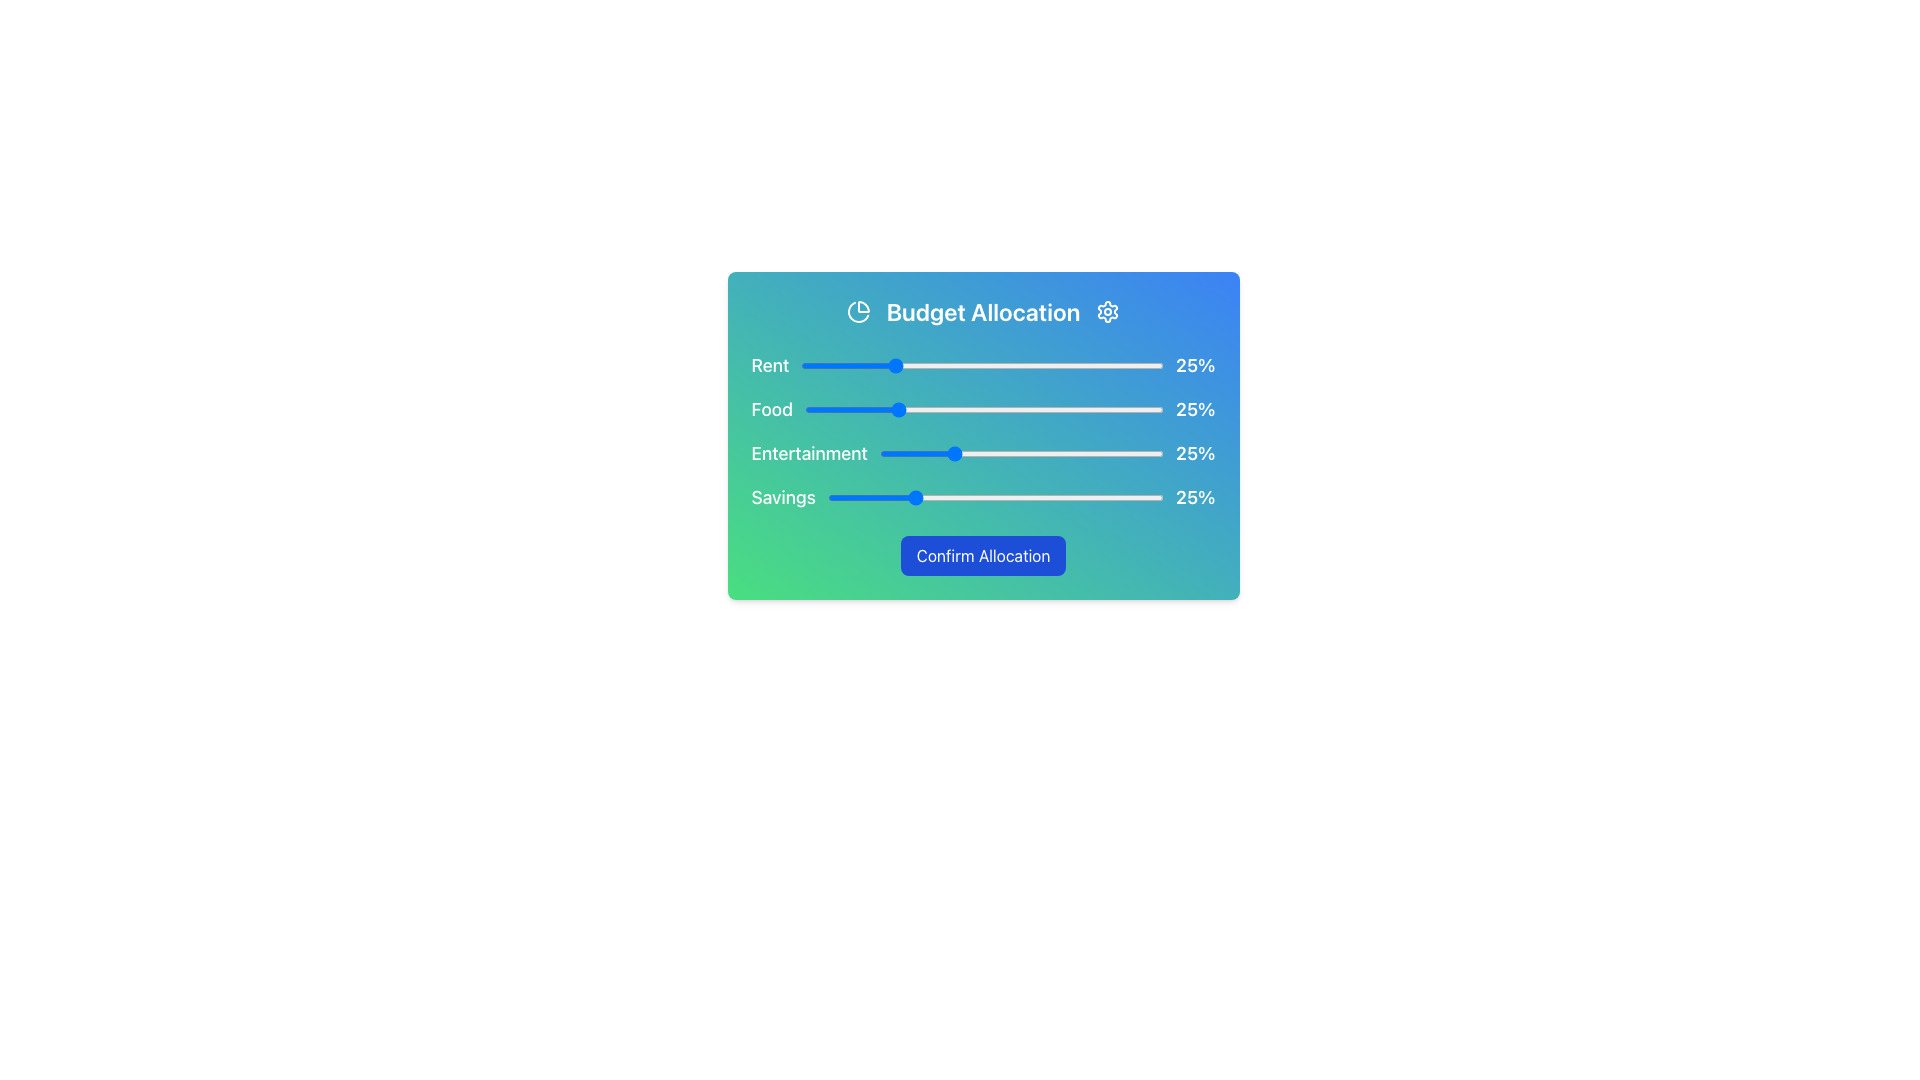 The height and width of the screenshot is (1080, 1920). What do you see at coordinates (1012, 496) in the screenshot?
I see `the Savings slider` at bounding box center [1012, 496].